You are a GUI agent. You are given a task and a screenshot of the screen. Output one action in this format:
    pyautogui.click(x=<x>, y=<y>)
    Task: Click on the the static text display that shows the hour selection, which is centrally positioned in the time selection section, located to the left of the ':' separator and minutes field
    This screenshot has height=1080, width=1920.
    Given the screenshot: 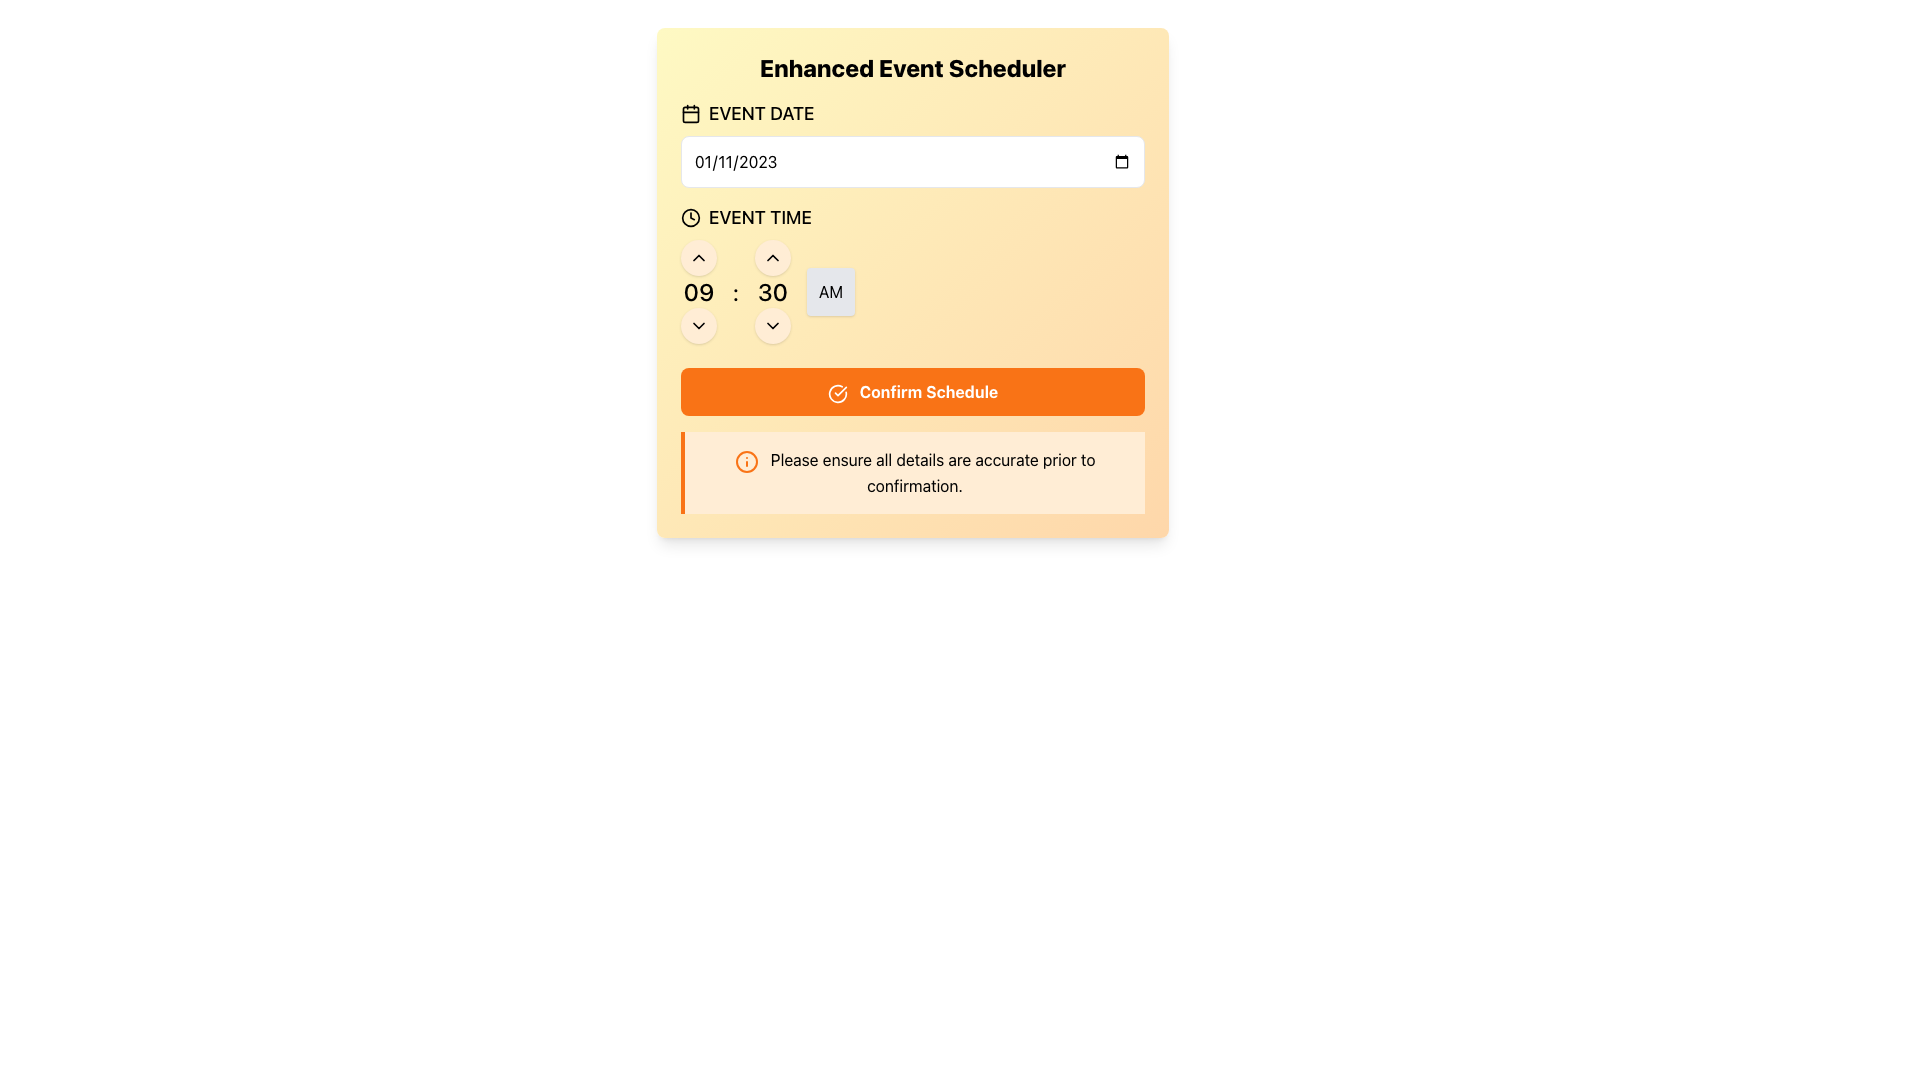 What is the action you would take?
    pyautogui.click(x=699, y=292)
    